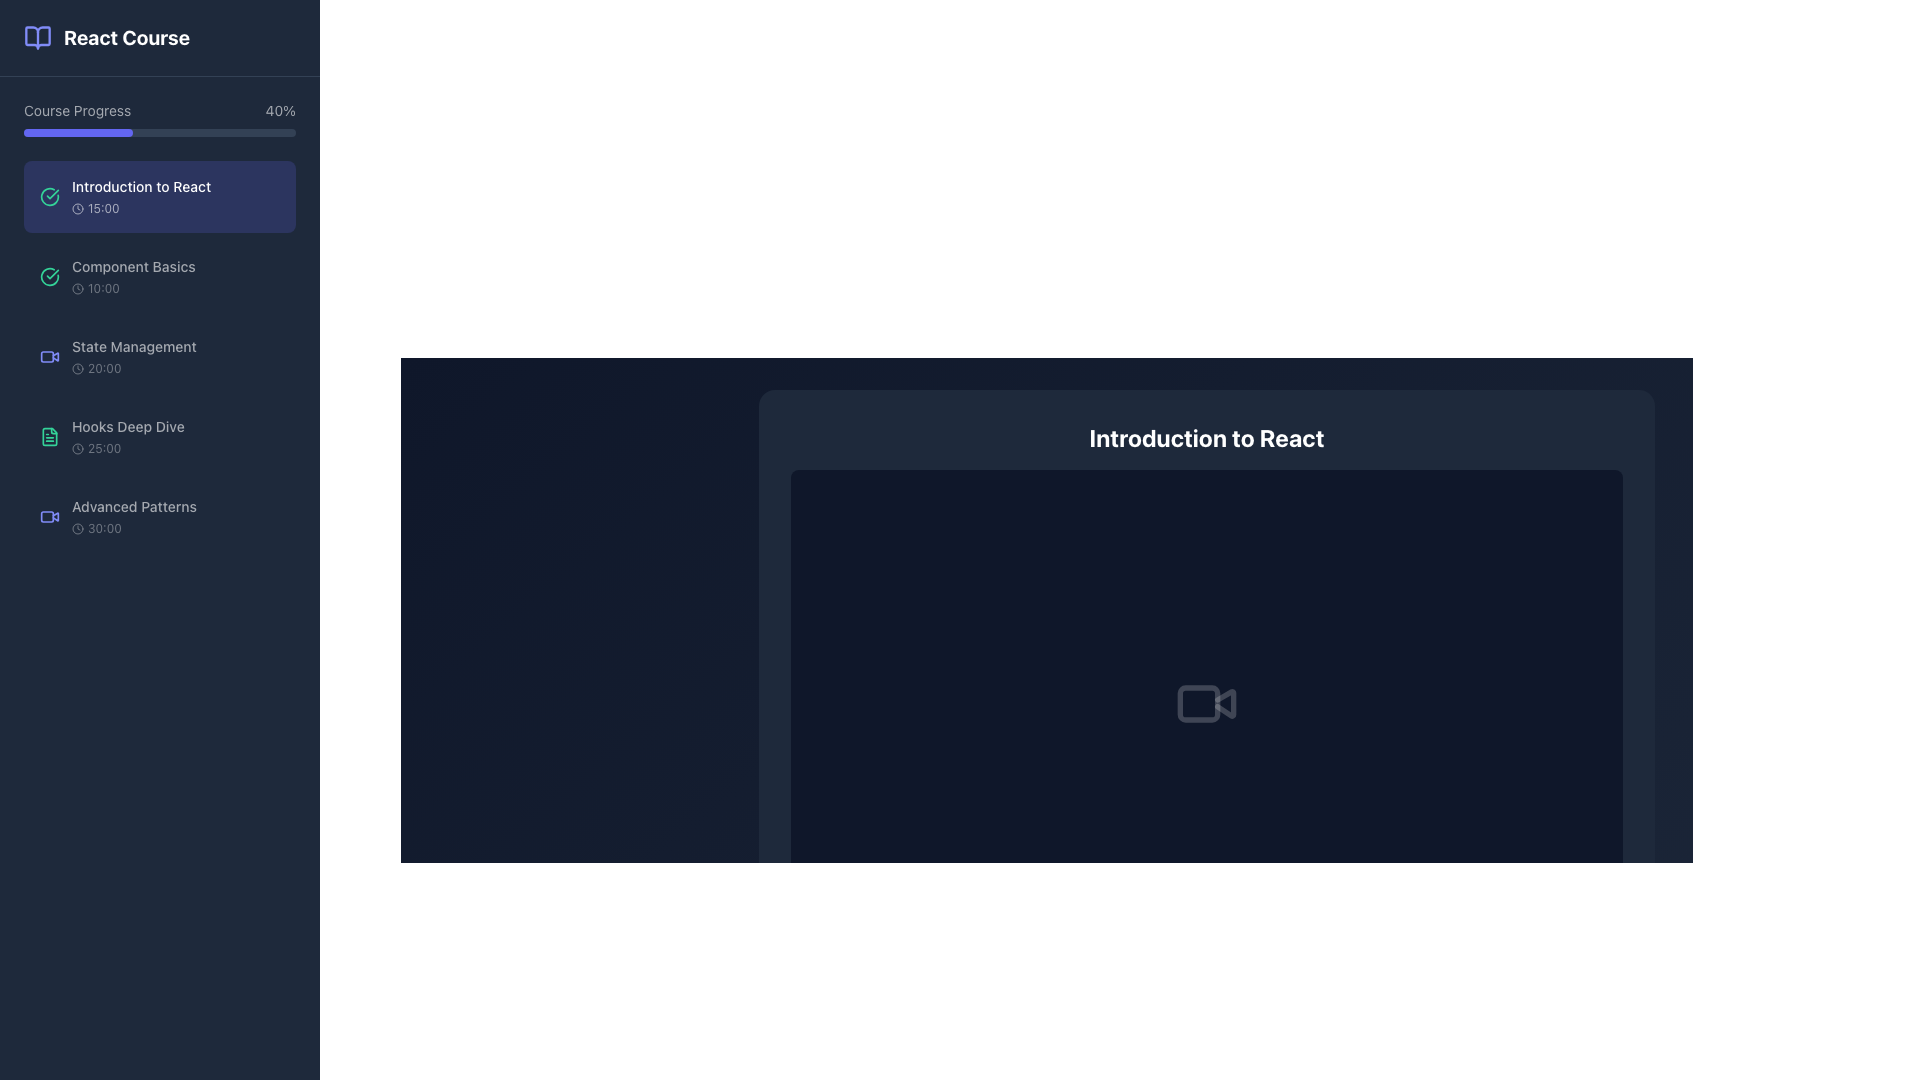 This screenshot has height=1080, width=1920. What do you see at coordinates (105, 38) in the screenshot?
I see `the course title header element, labeled 'React Course', located near the top-left of the sidebar` at bounding box center [105, 38].